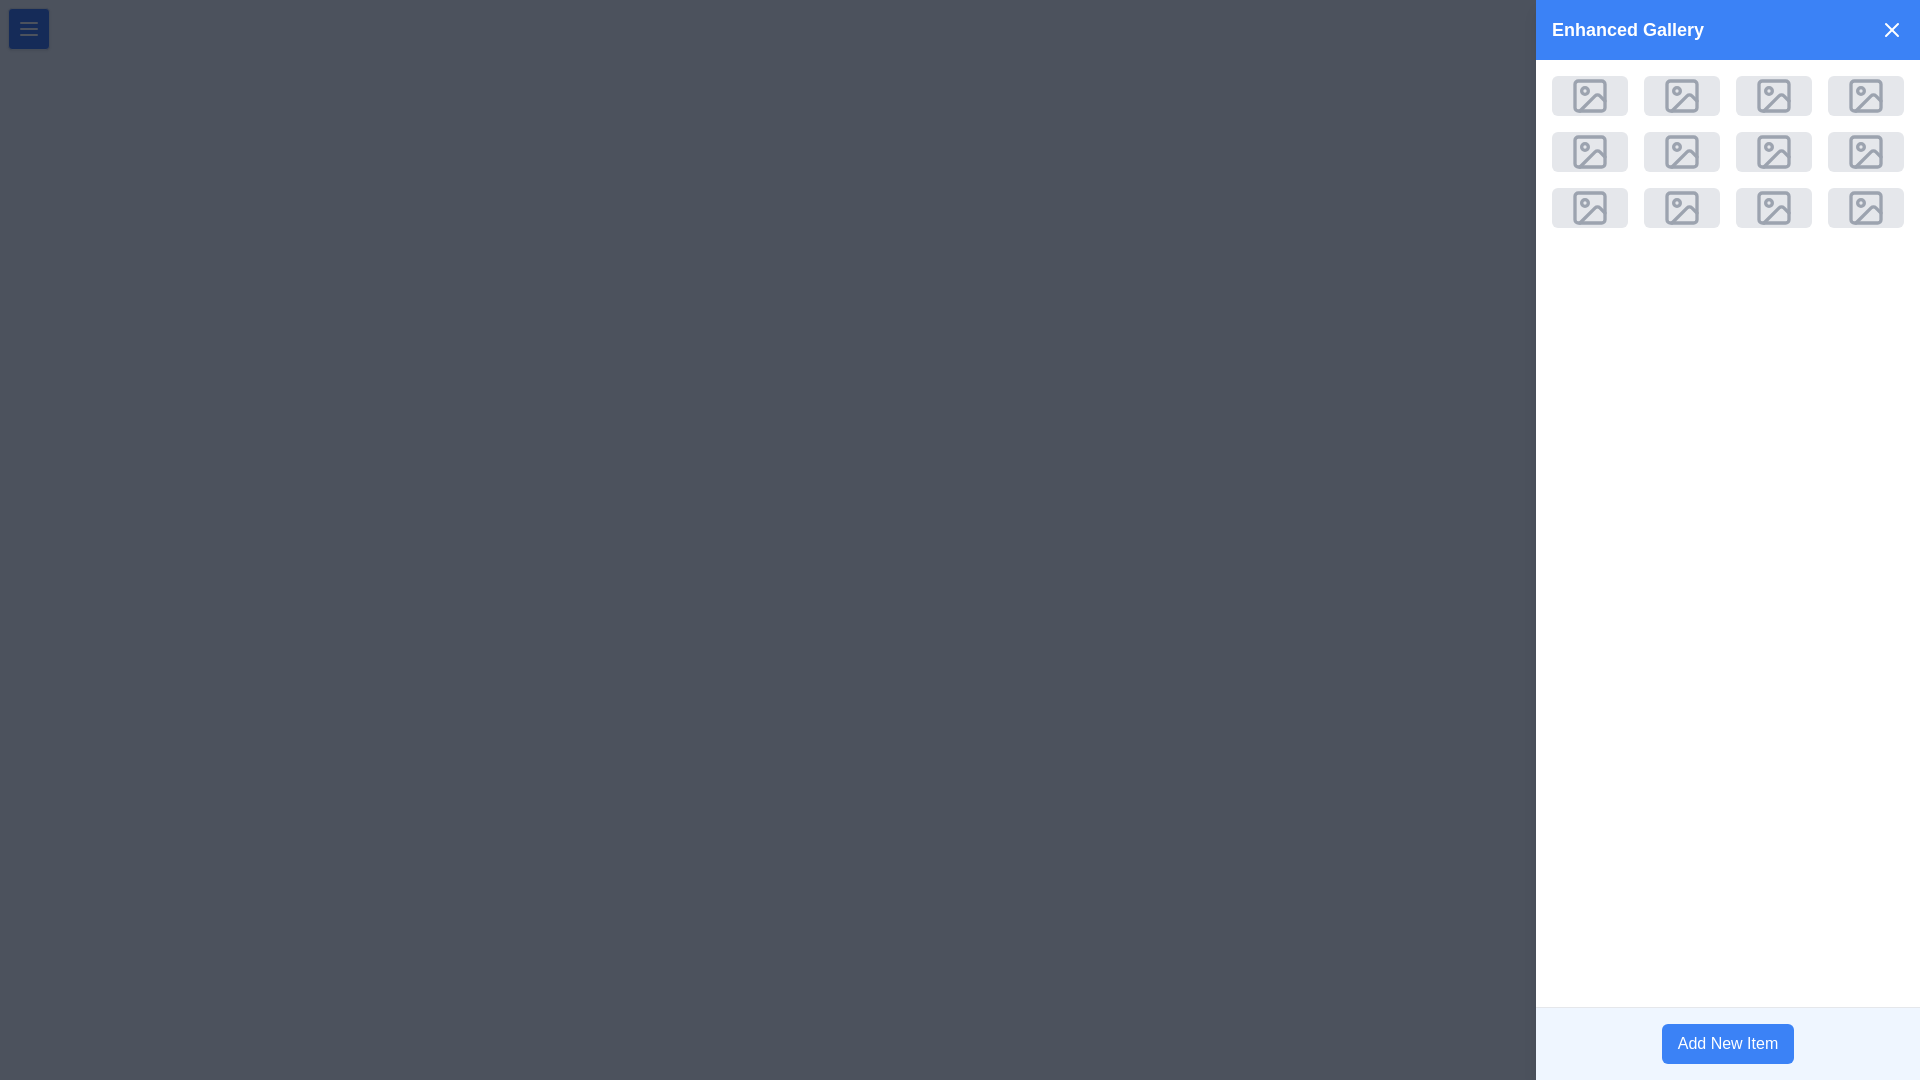 The width and height of the screenshot is (1920, 1080). Describe the element at coordinates (1680, 150) in the screenshot. I see `the hollow icon representing an image, which resembles a picture frame with a minimalist design, located in the second row and third column of the 'Enhanced Gallery' interface` at that location.